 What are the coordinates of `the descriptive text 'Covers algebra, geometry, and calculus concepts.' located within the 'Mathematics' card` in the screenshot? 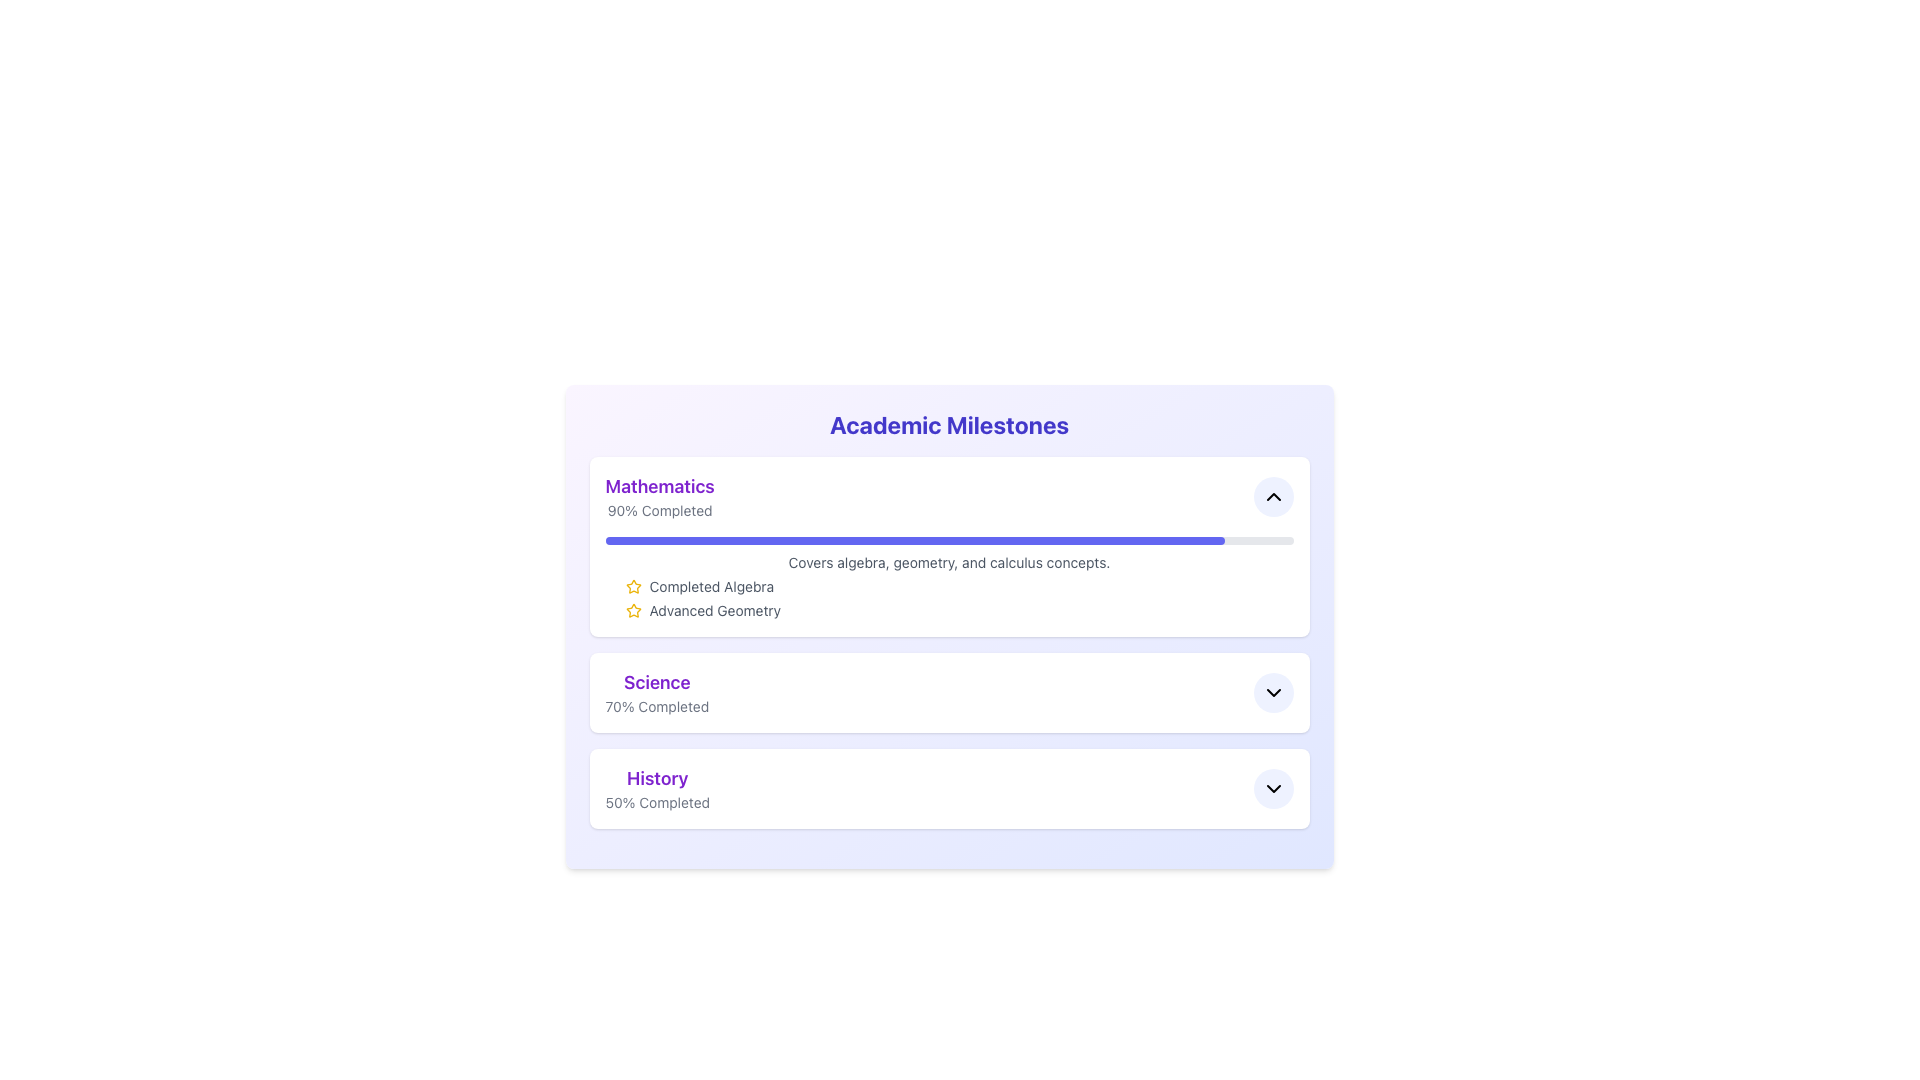 It's located at (948, 563).